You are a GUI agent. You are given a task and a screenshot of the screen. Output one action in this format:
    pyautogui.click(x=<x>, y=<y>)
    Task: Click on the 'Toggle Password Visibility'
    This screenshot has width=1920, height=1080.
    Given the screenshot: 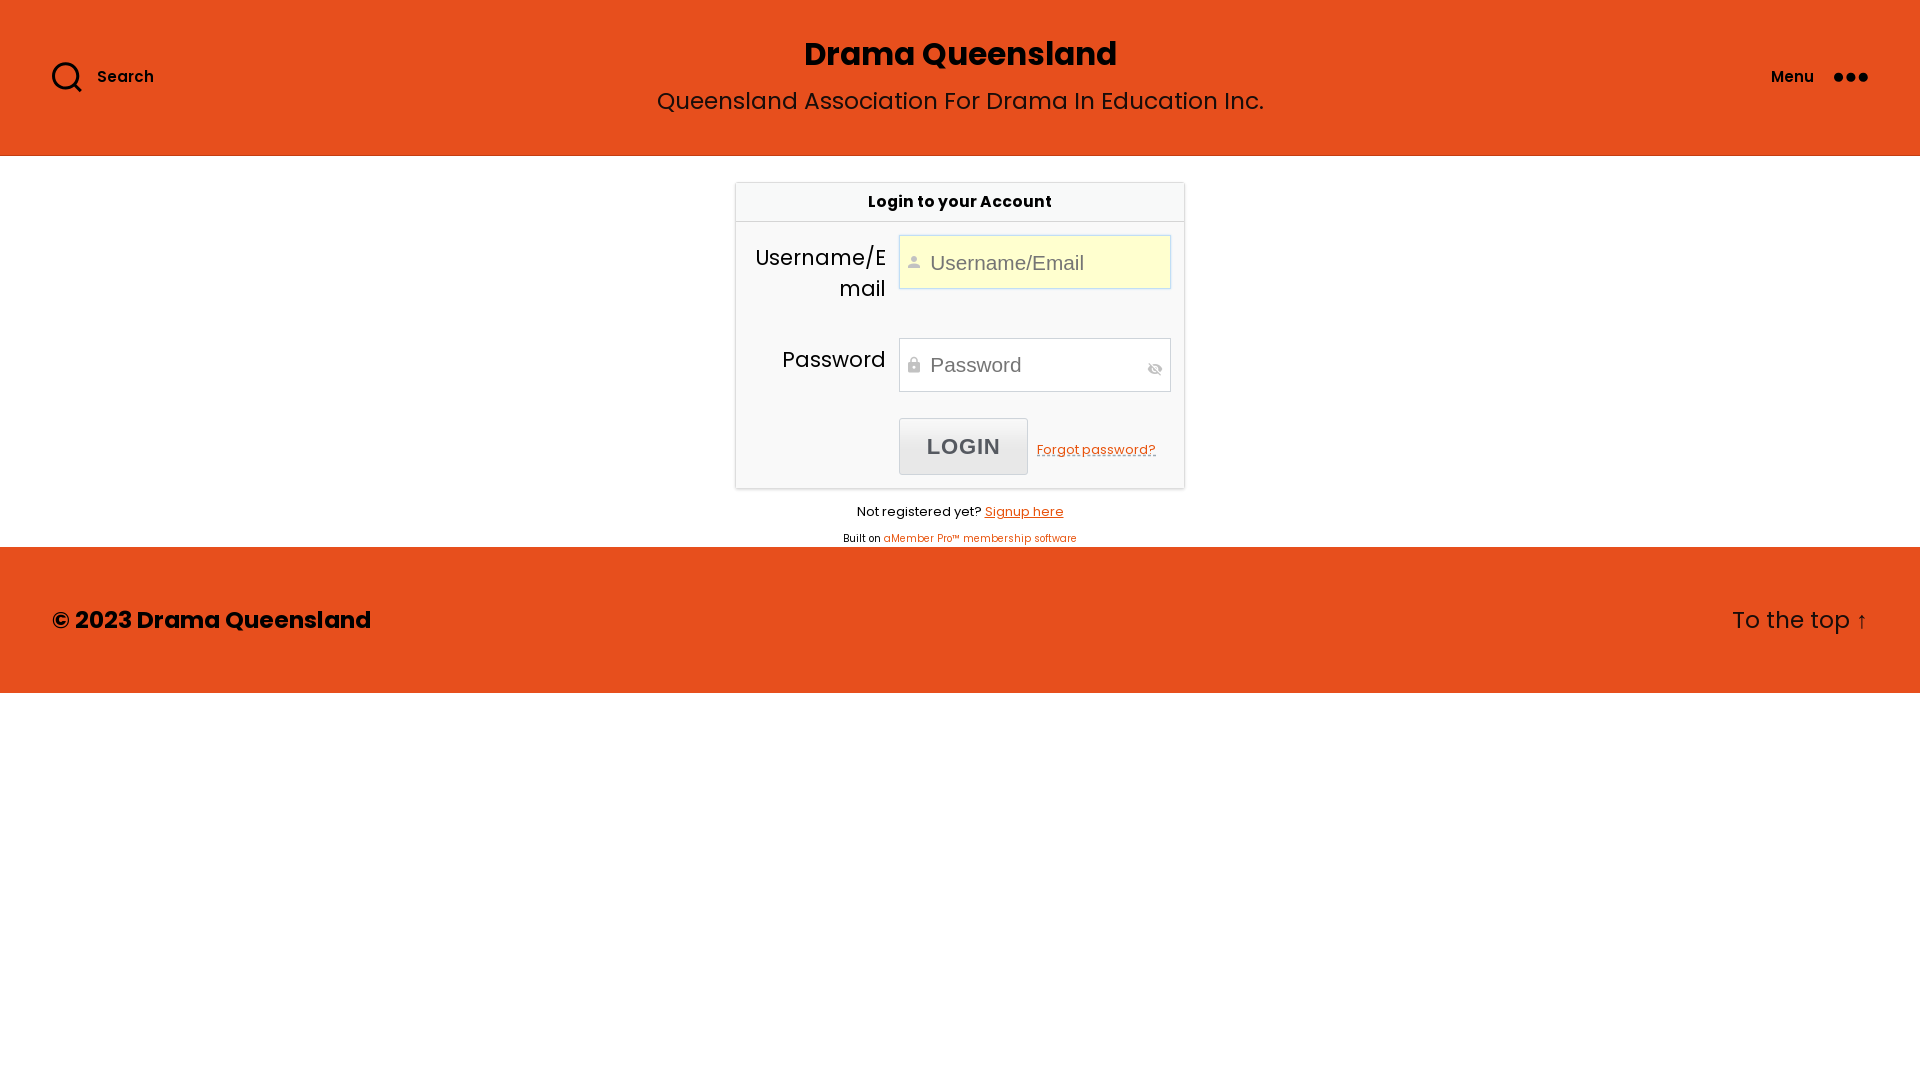 What is the action you would take?
    pyautogui.click(x=1155, y=369)
    